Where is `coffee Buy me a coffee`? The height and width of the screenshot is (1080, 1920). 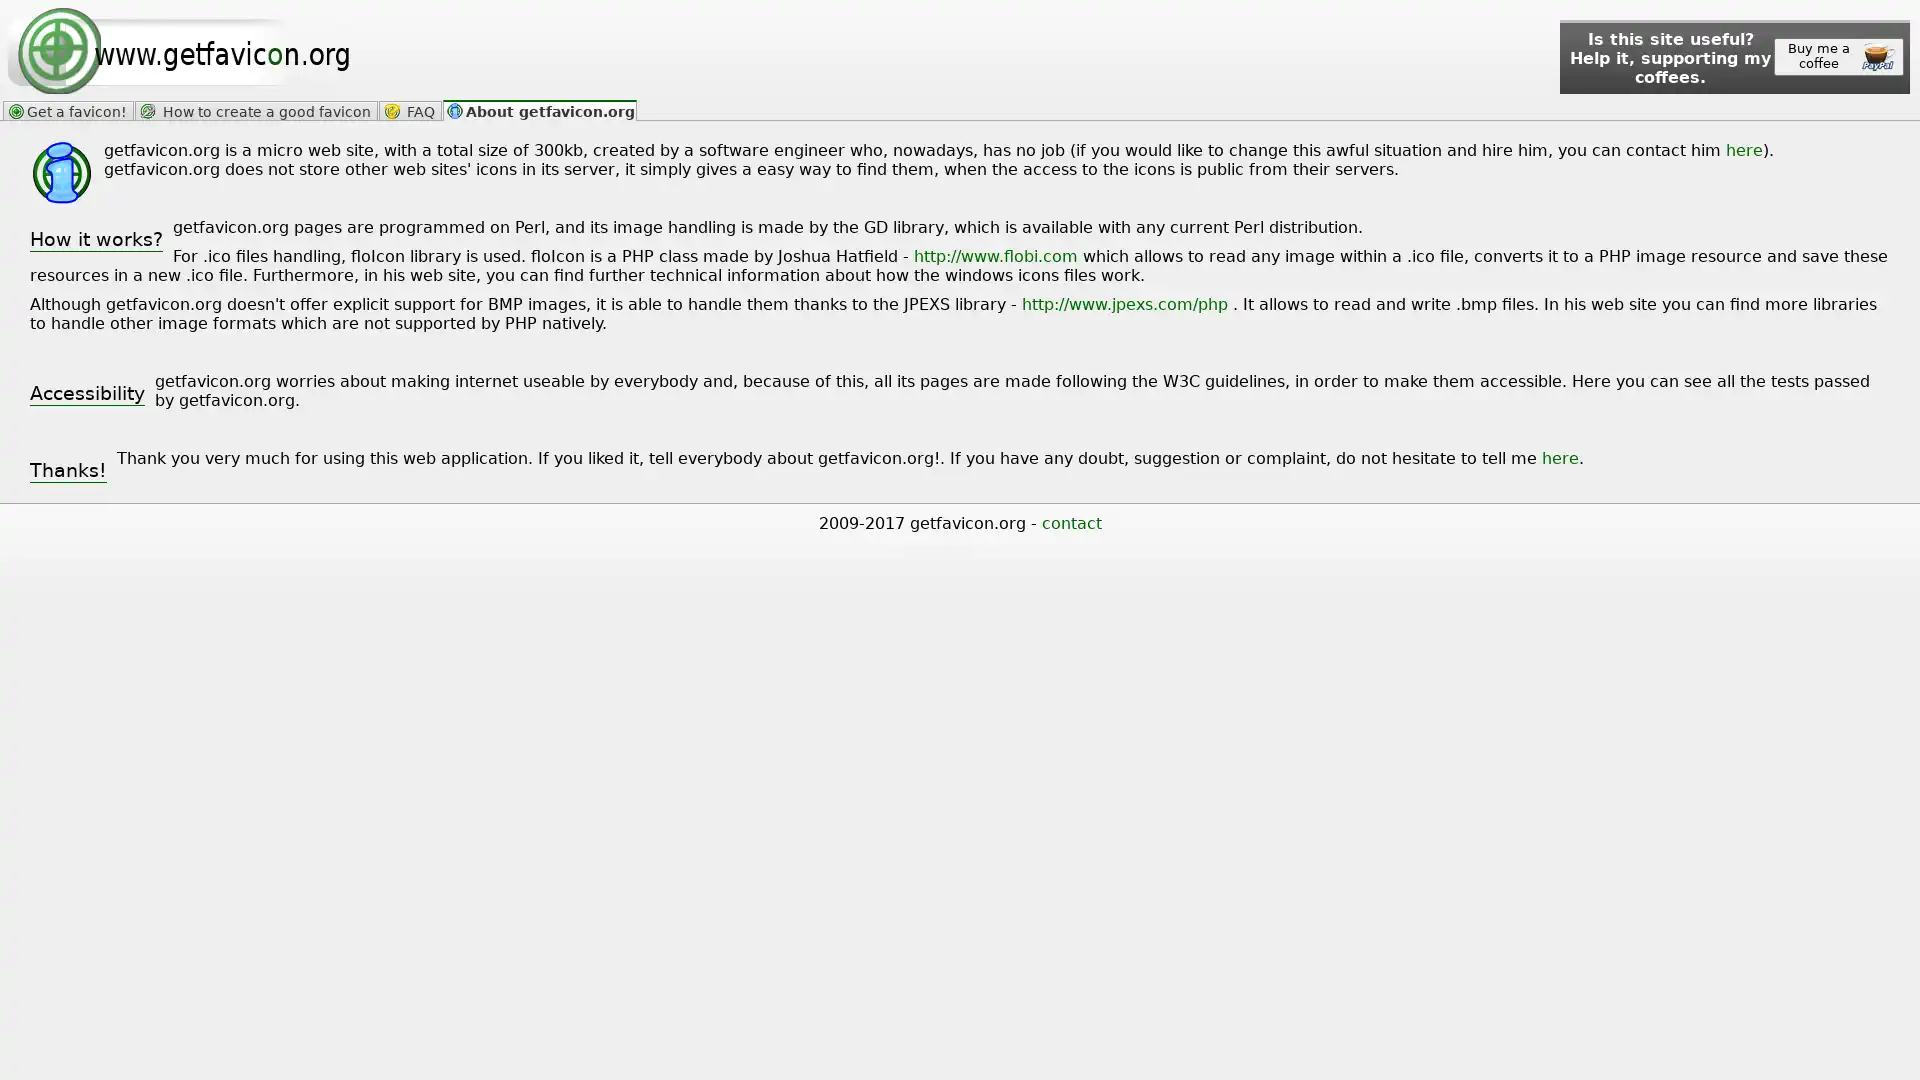 coffee Buy me a coffee is located at coordinates (1838, 56).